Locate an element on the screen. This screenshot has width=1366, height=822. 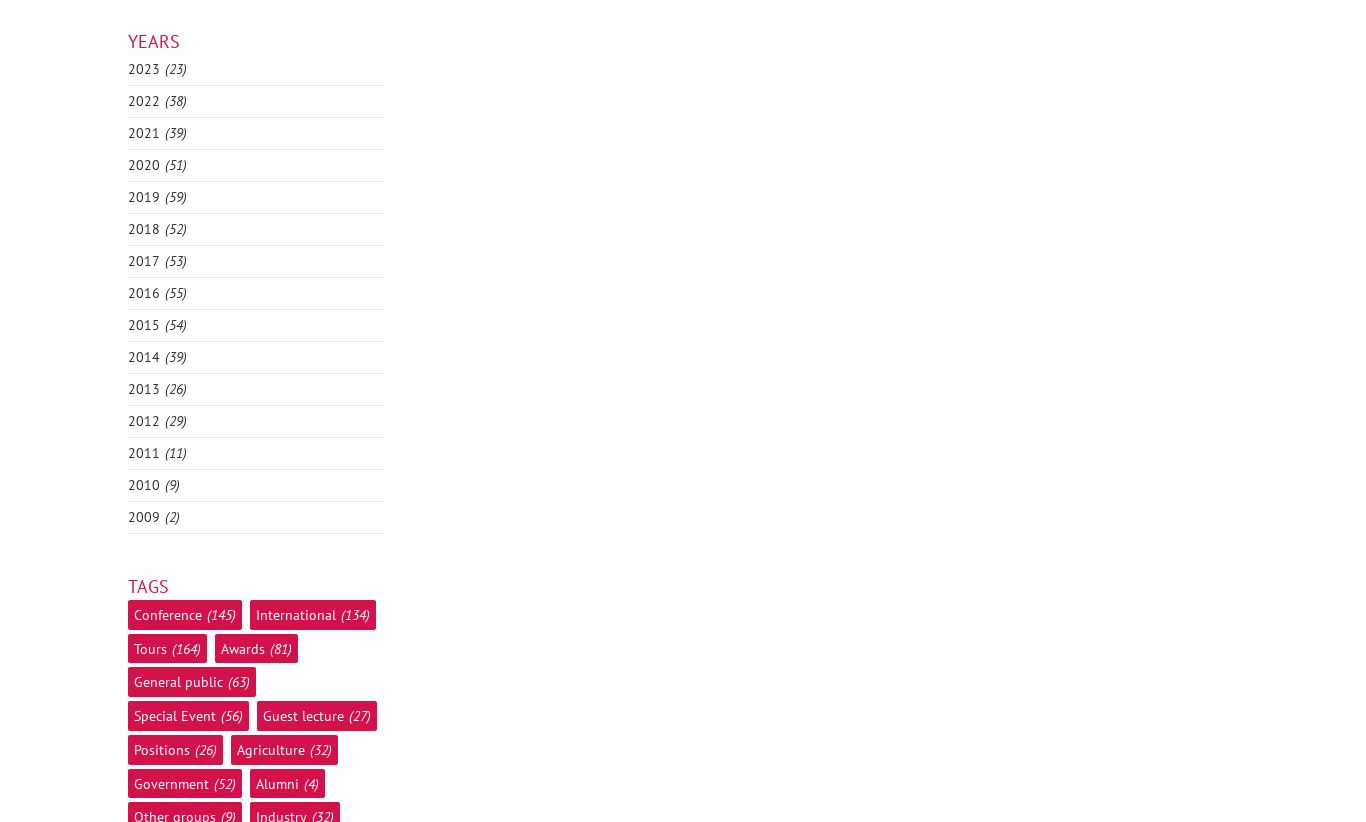
'Alumni' is located at coordinates (255, 783).